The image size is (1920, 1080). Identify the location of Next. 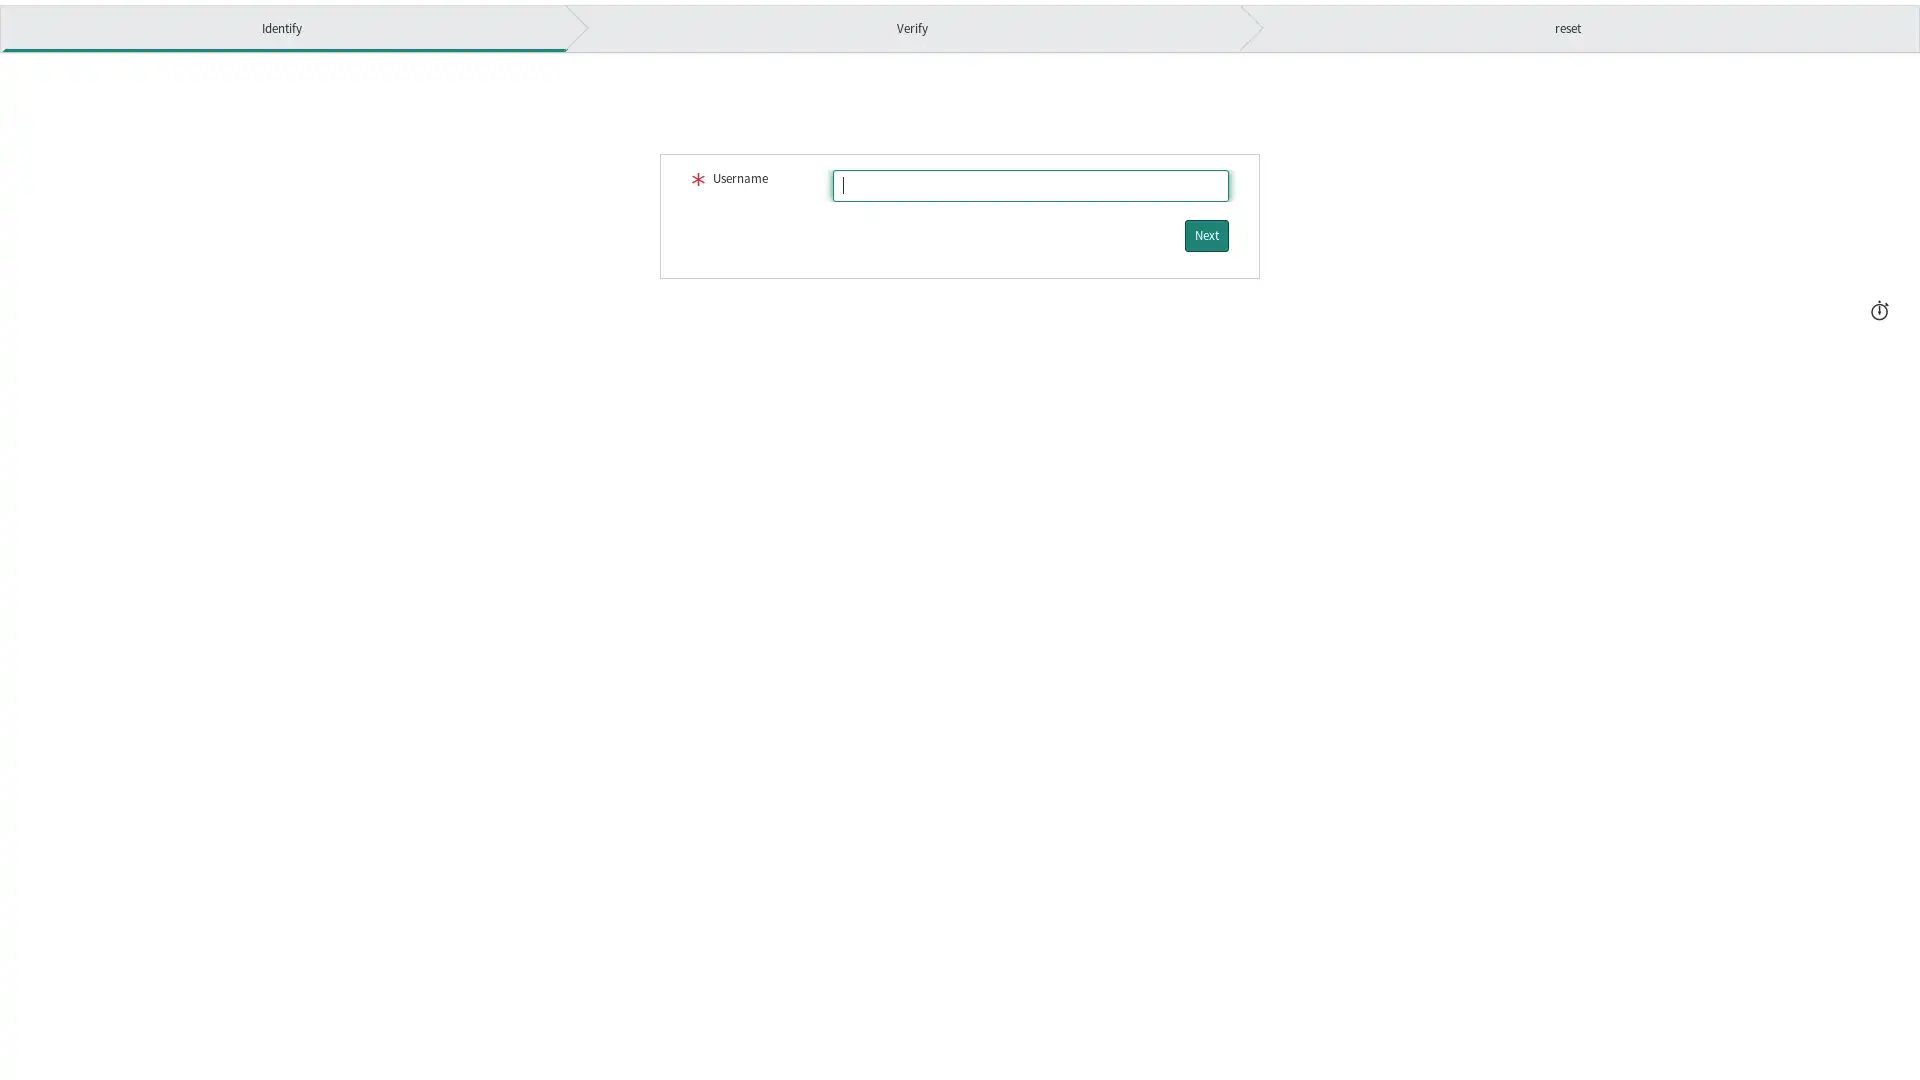
(1205, 234).